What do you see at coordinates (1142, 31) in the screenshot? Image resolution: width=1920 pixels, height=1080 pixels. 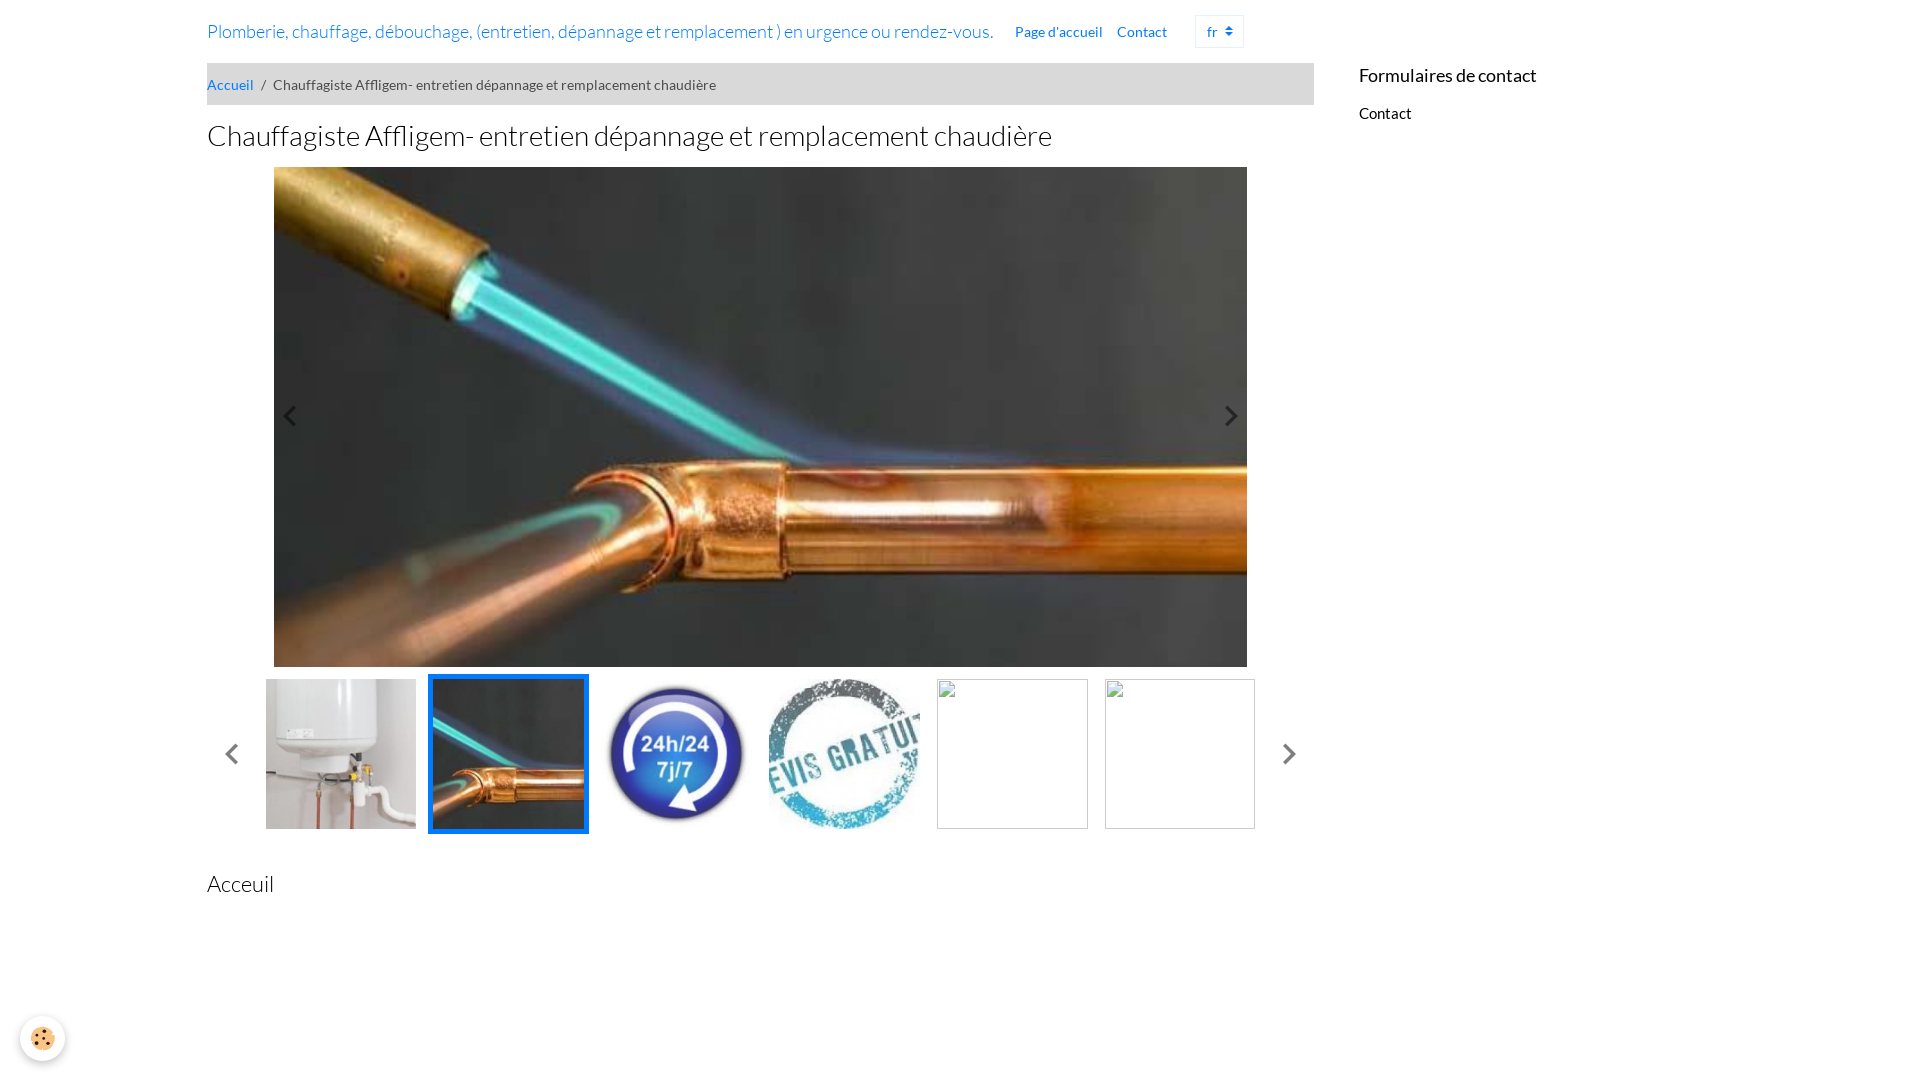 I see `'Contact'` at bounding box center [1142, 31].